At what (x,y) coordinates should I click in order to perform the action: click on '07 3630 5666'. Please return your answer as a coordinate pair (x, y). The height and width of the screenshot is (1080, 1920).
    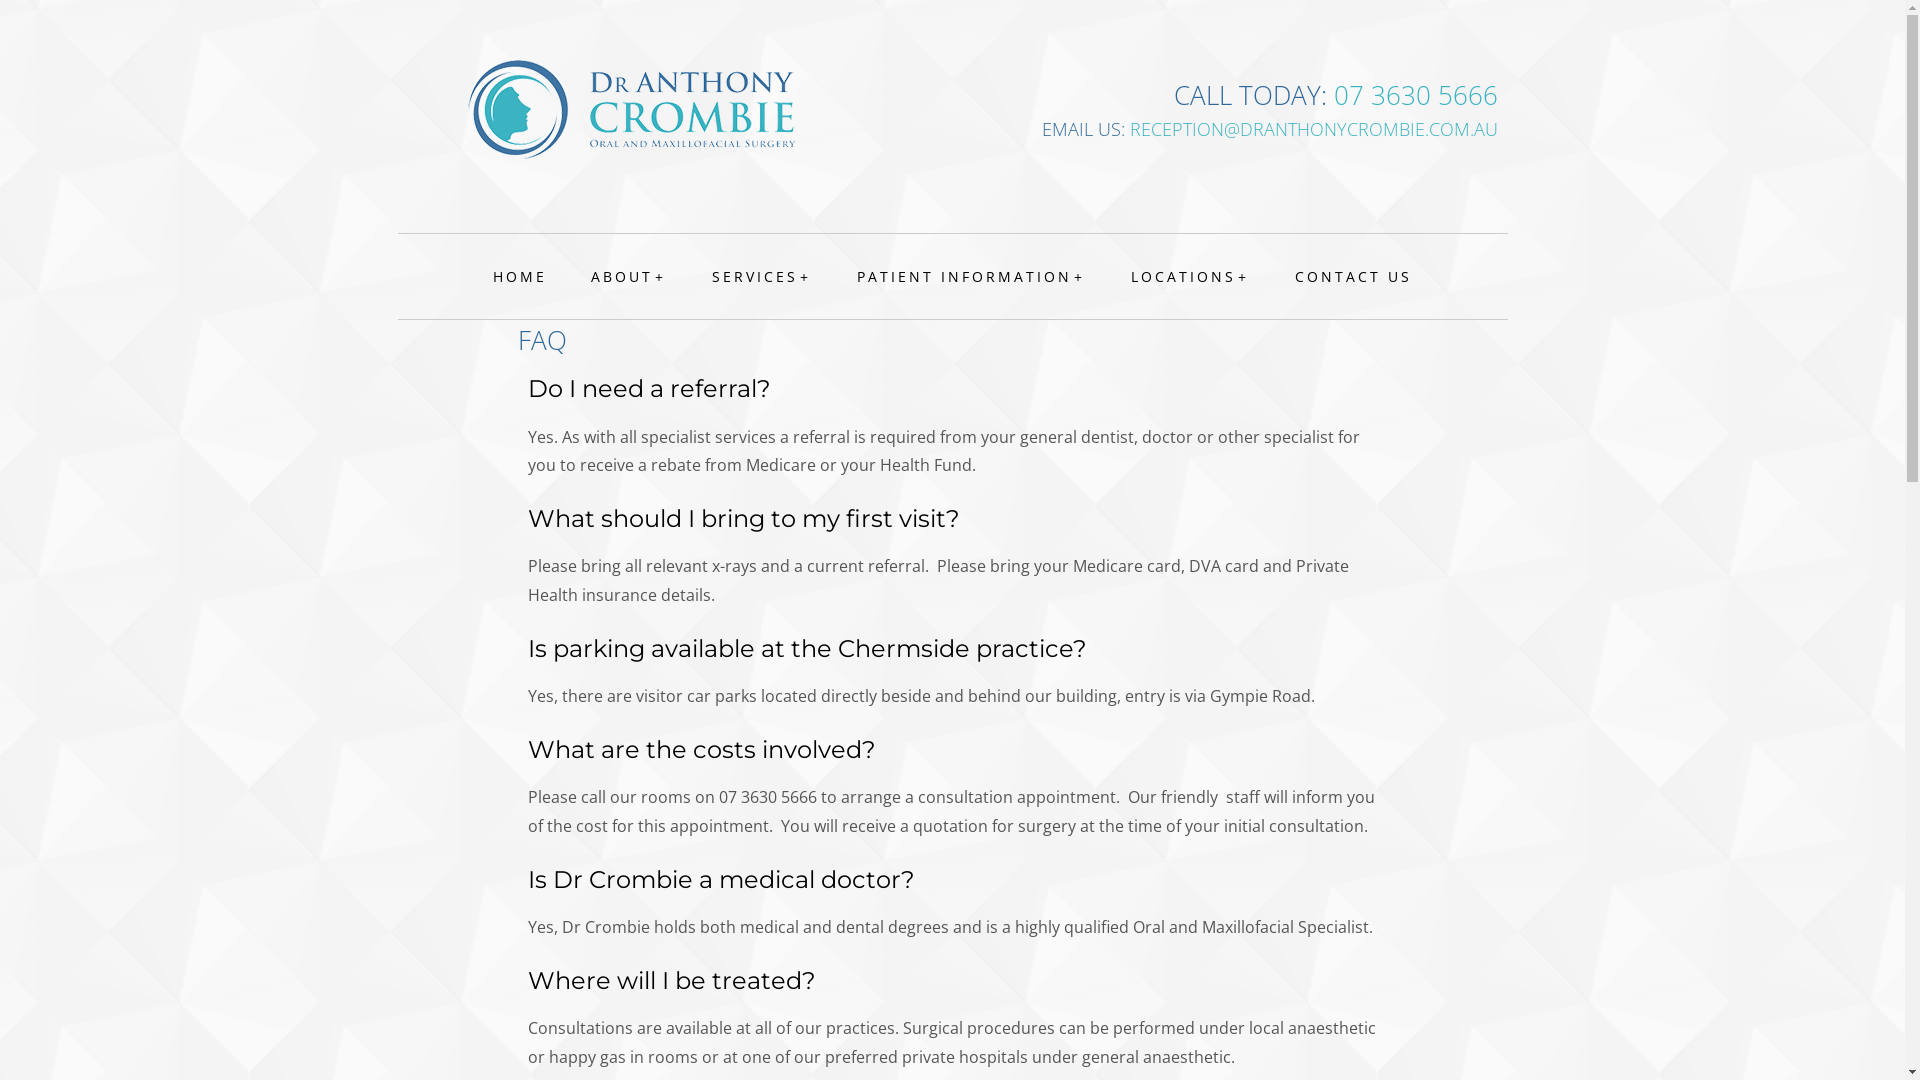
    Looking at the image, I should click on (1415, 95).